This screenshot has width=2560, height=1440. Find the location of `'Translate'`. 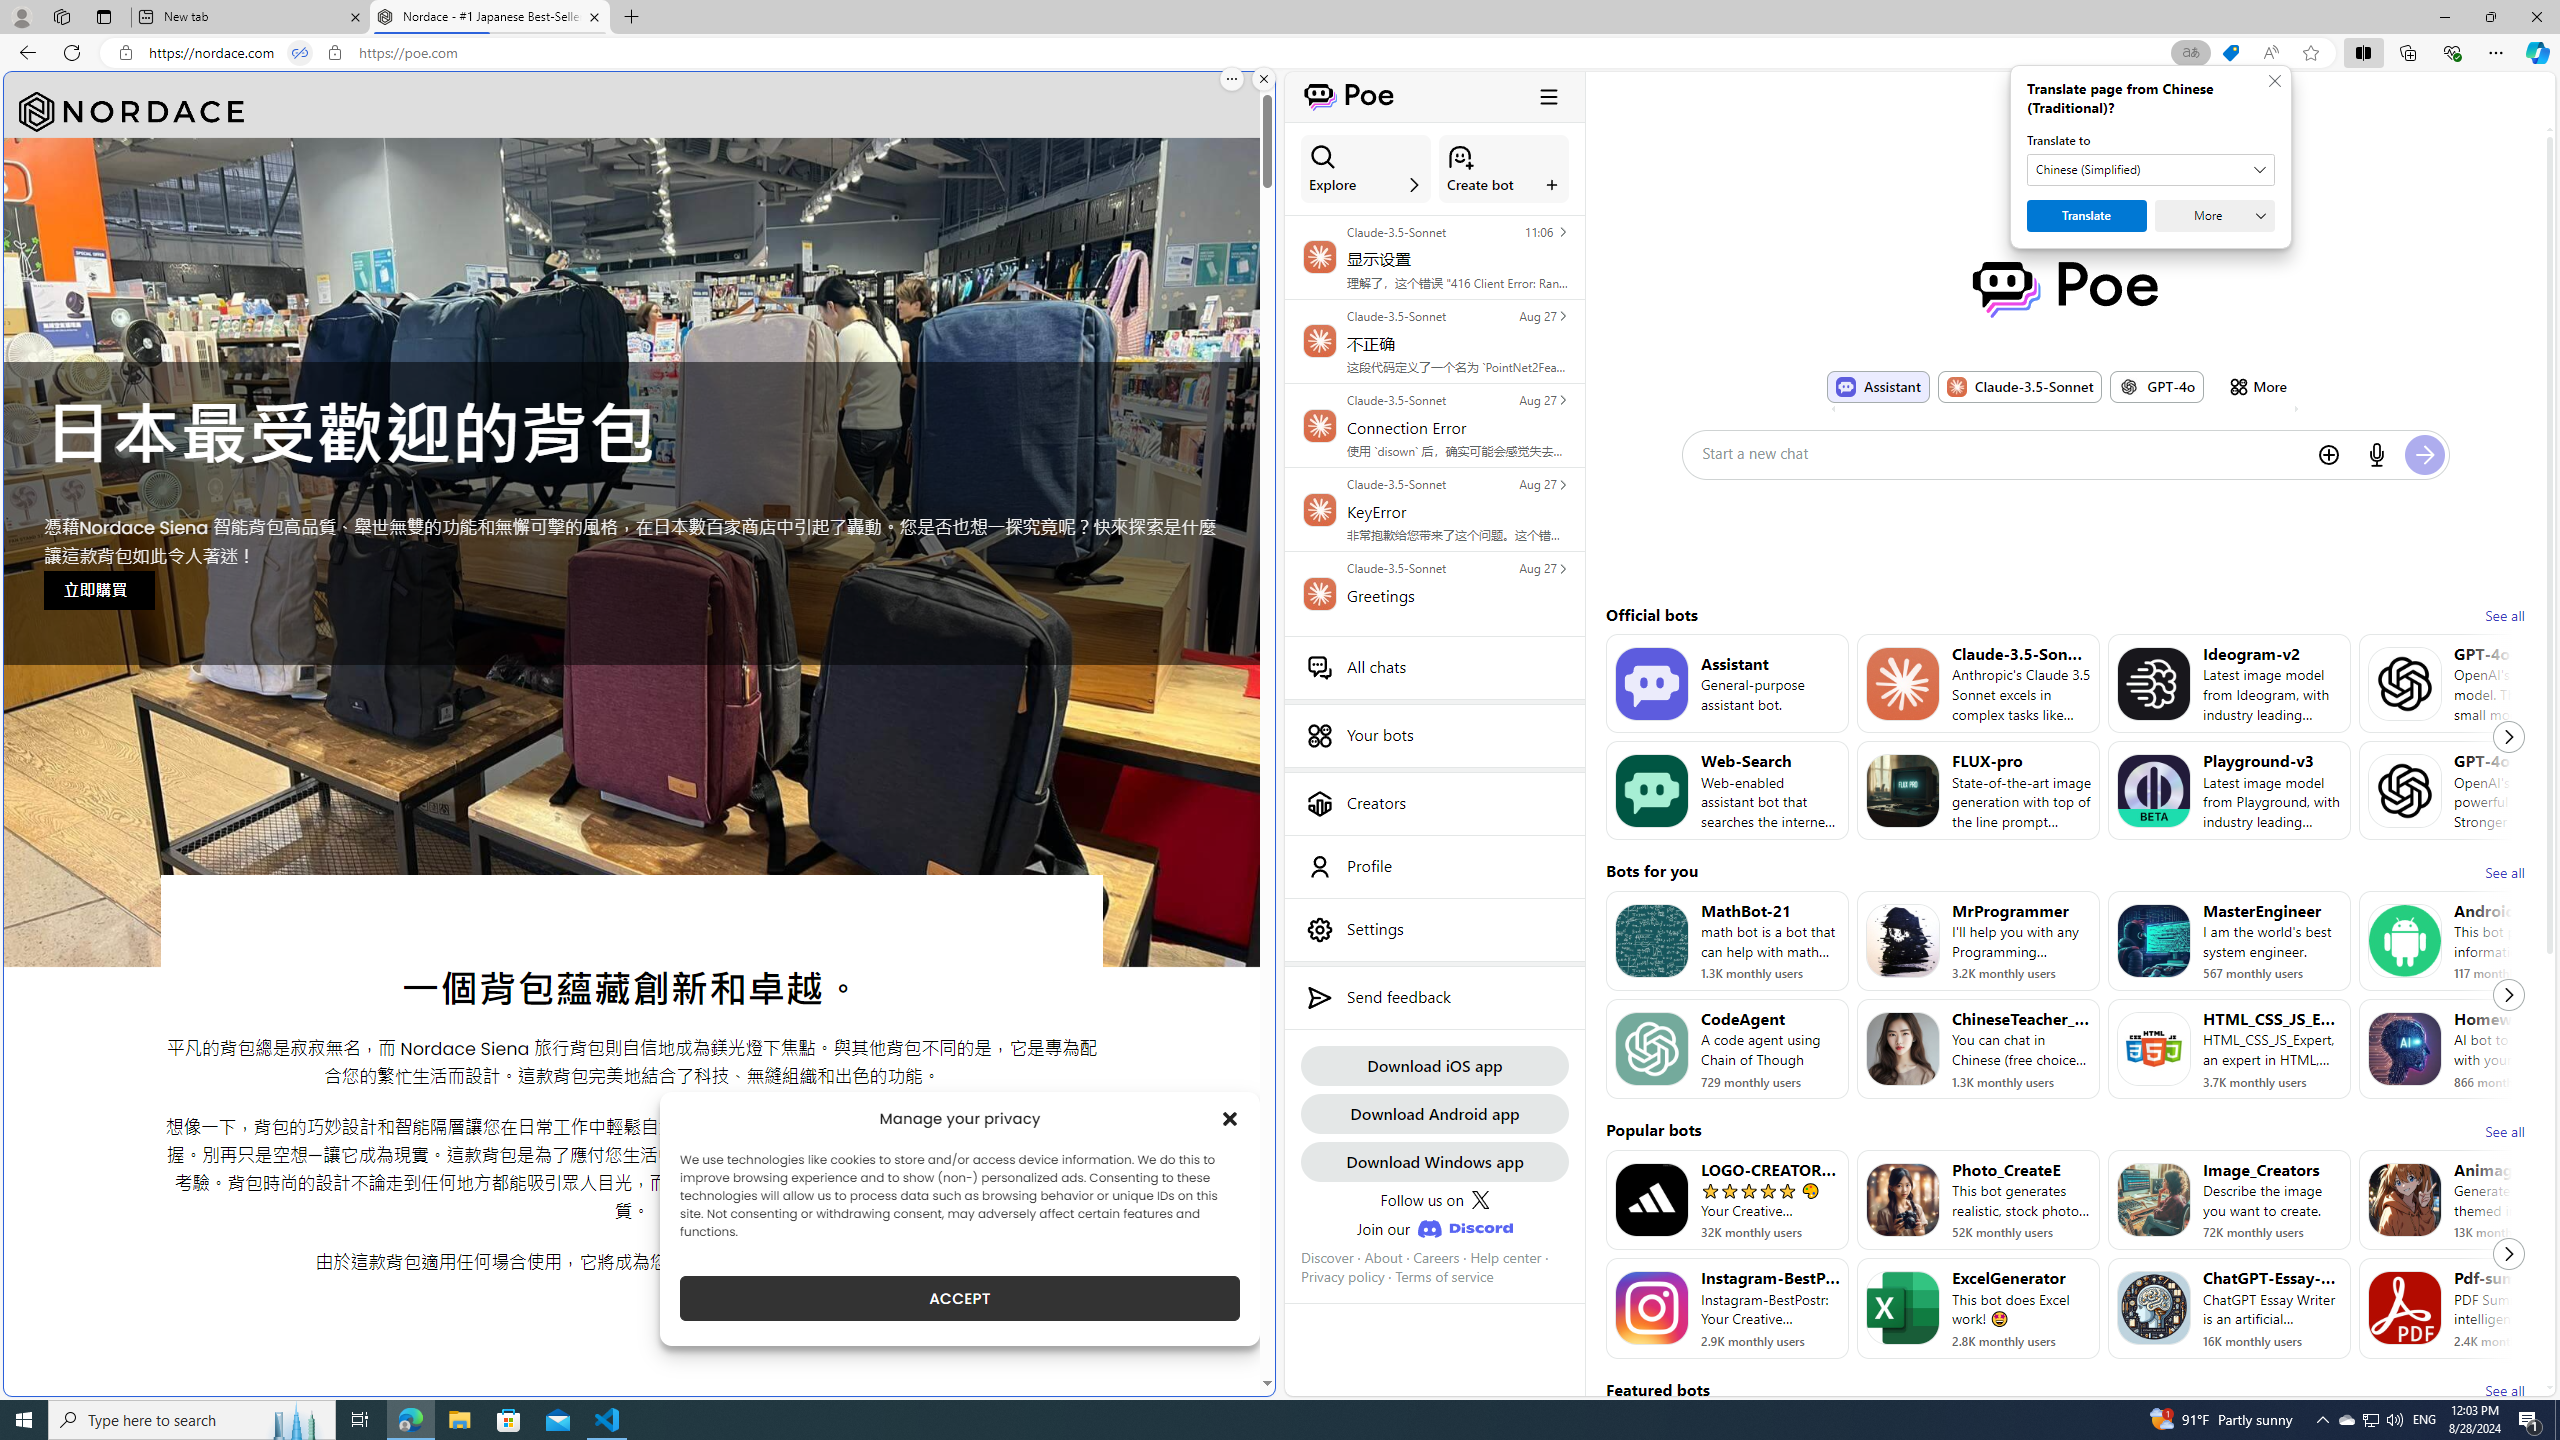

'Translate' is located at coordinates (2087, 215).